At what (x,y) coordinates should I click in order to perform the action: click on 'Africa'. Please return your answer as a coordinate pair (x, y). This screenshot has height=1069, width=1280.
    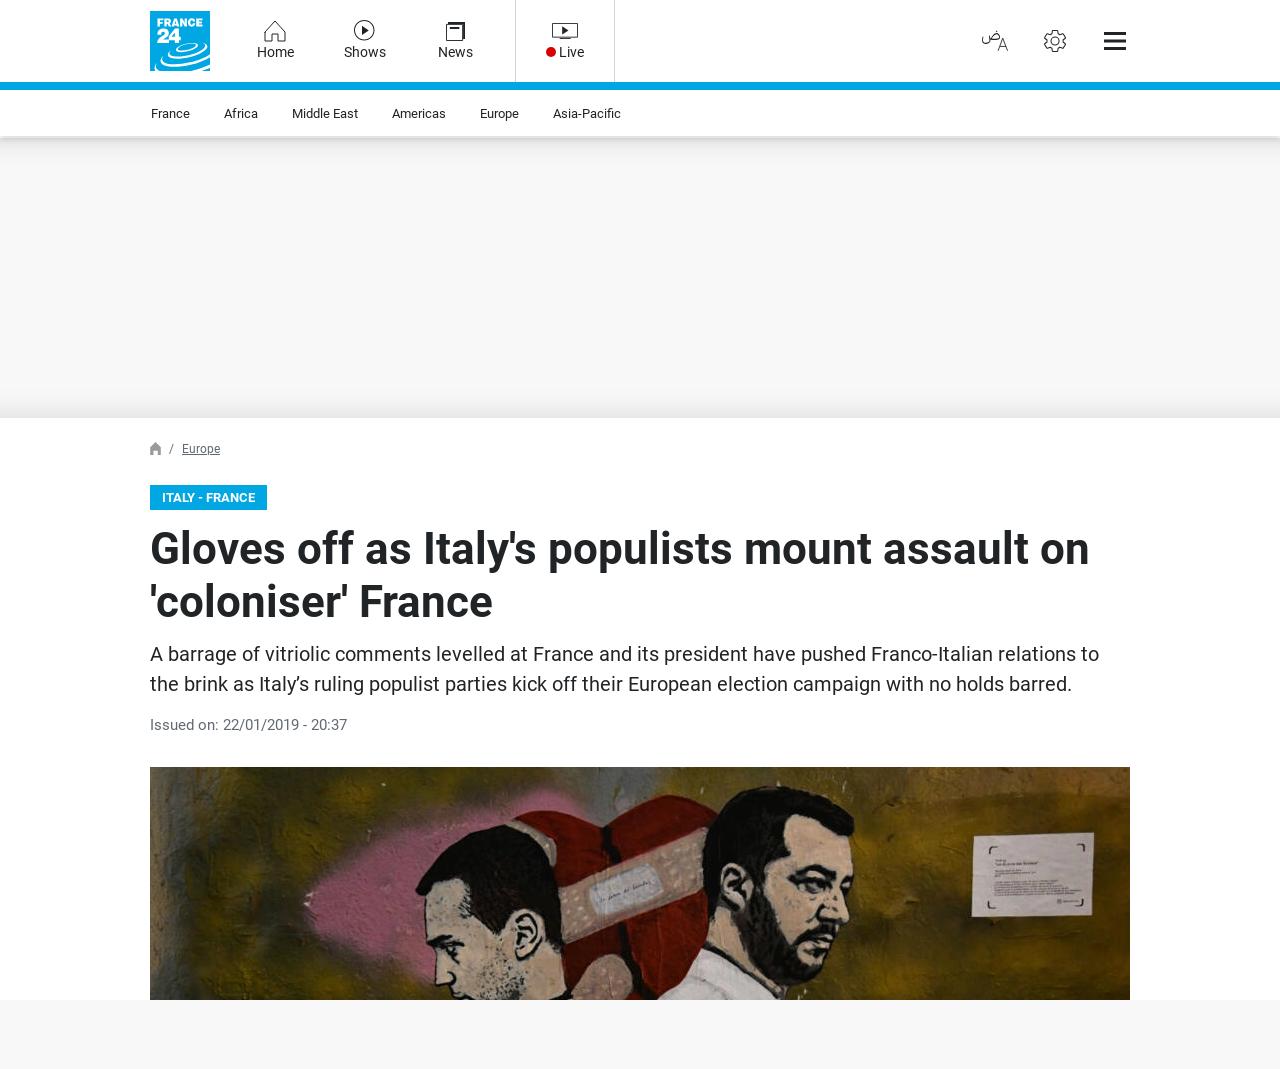
    Looking at the image, I should click on (240, 112).